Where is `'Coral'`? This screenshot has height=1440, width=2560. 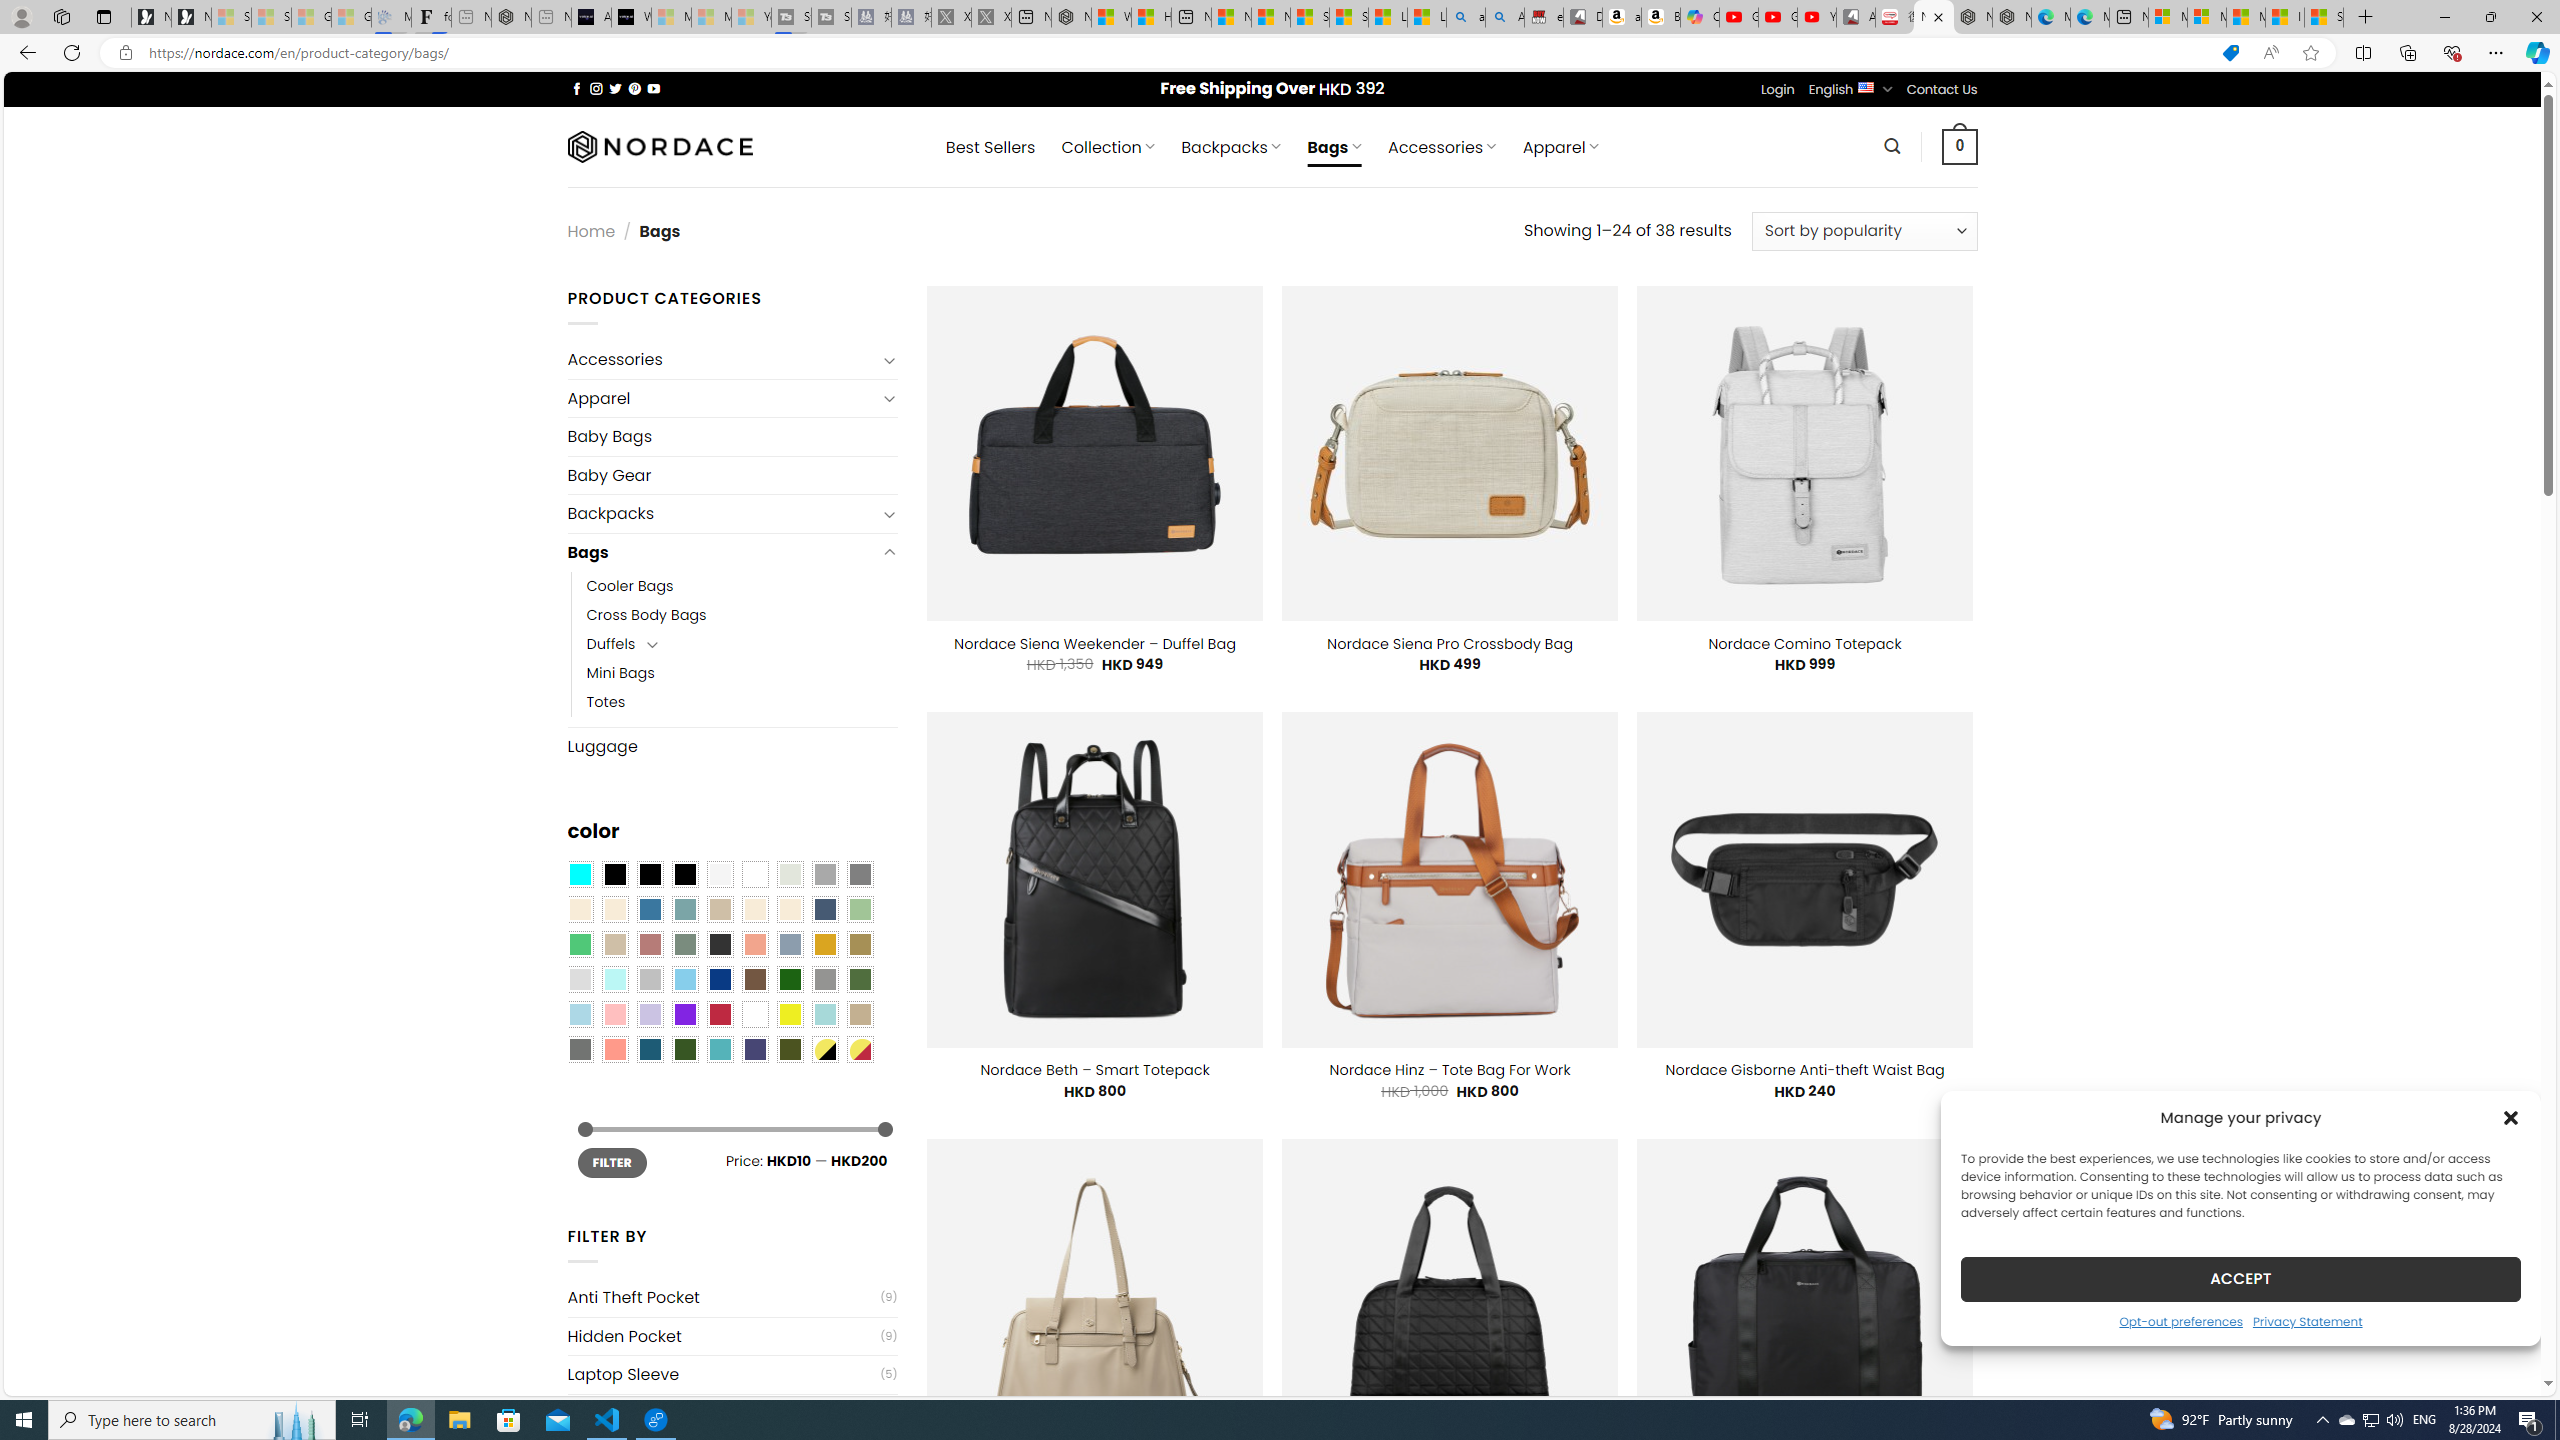 'Coral' is located at coordinates (754, 943).